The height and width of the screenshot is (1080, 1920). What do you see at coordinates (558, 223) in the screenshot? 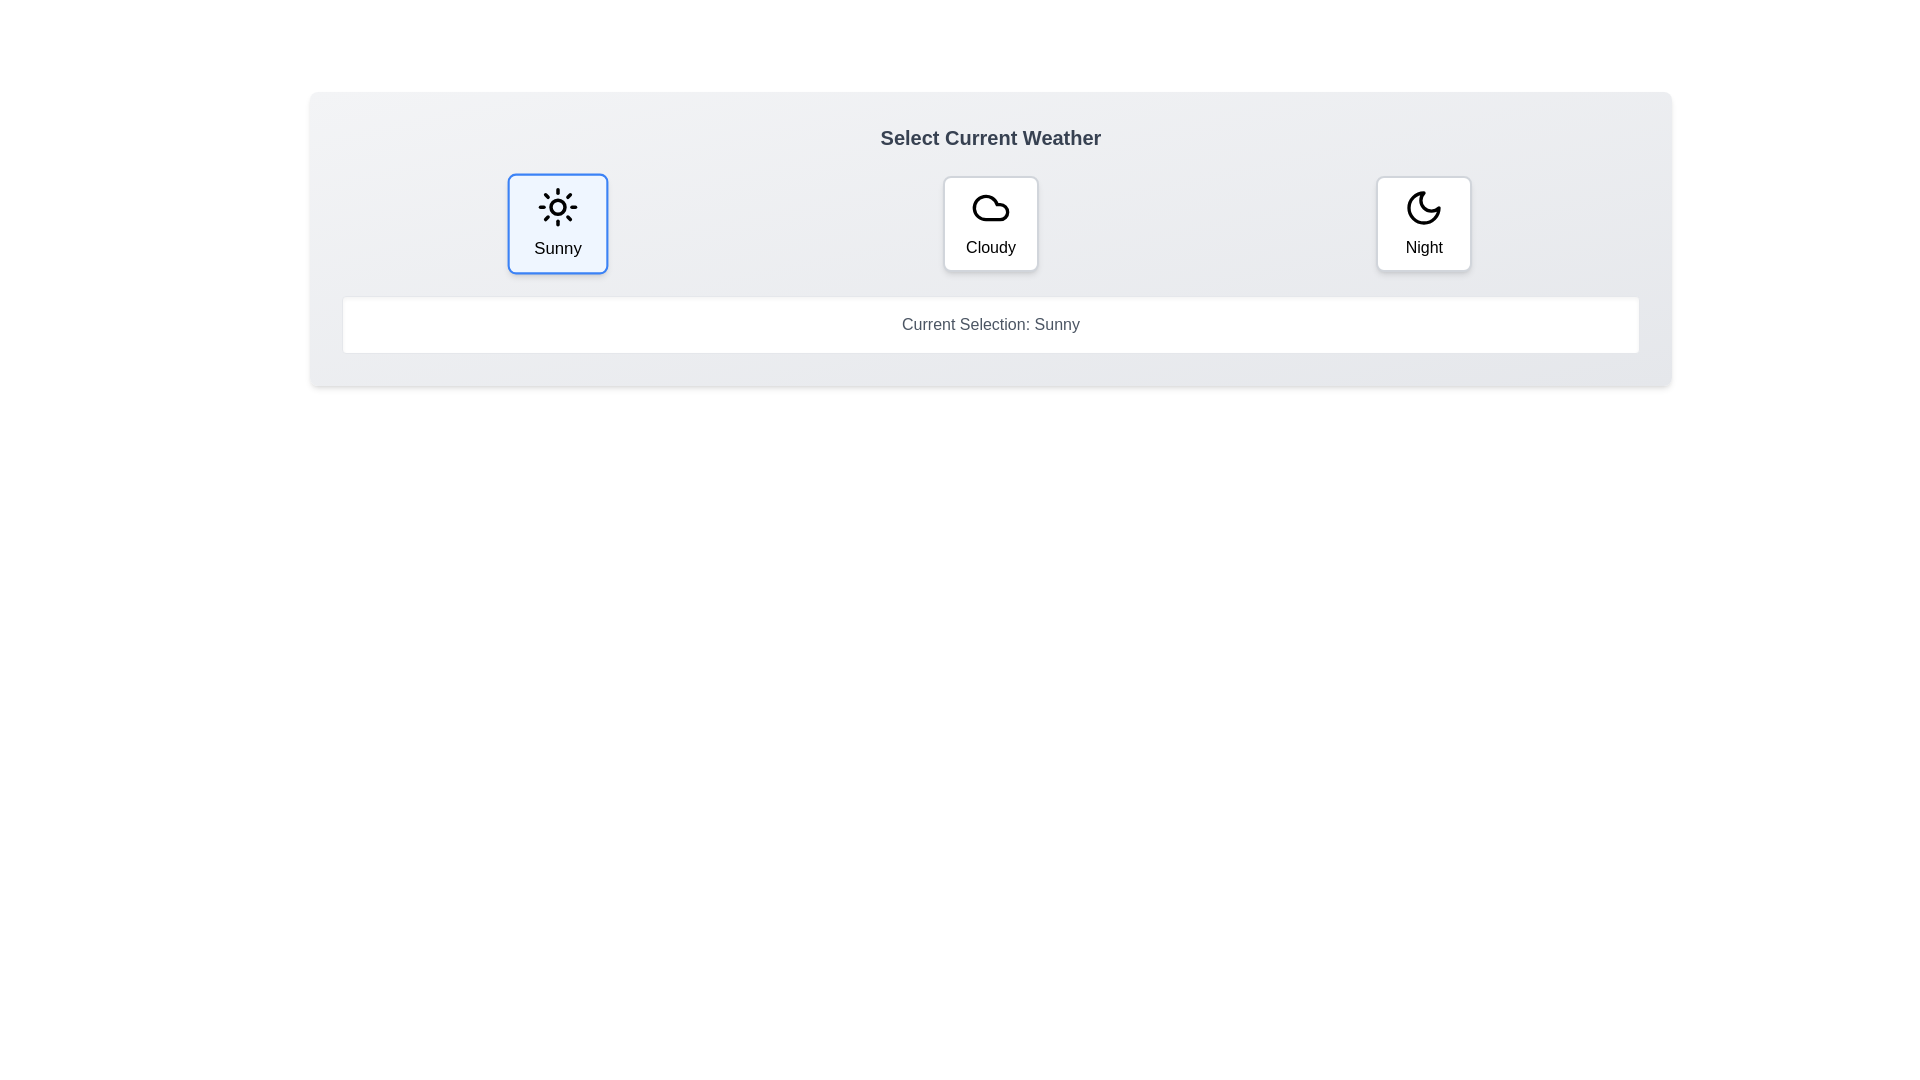
I see `the button corresponding to the weather option Sunny` at bounding box center [558, 223].